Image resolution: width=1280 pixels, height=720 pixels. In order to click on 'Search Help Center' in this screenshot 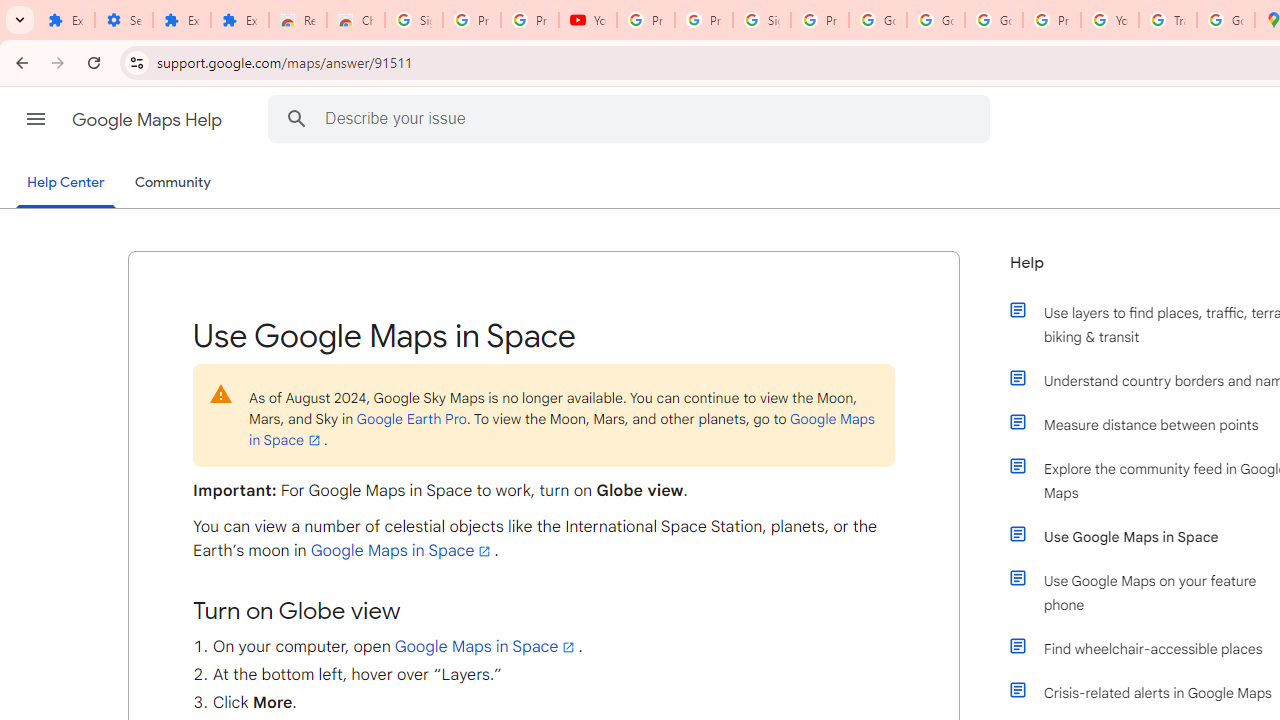, I will do `click(296, 118)`.